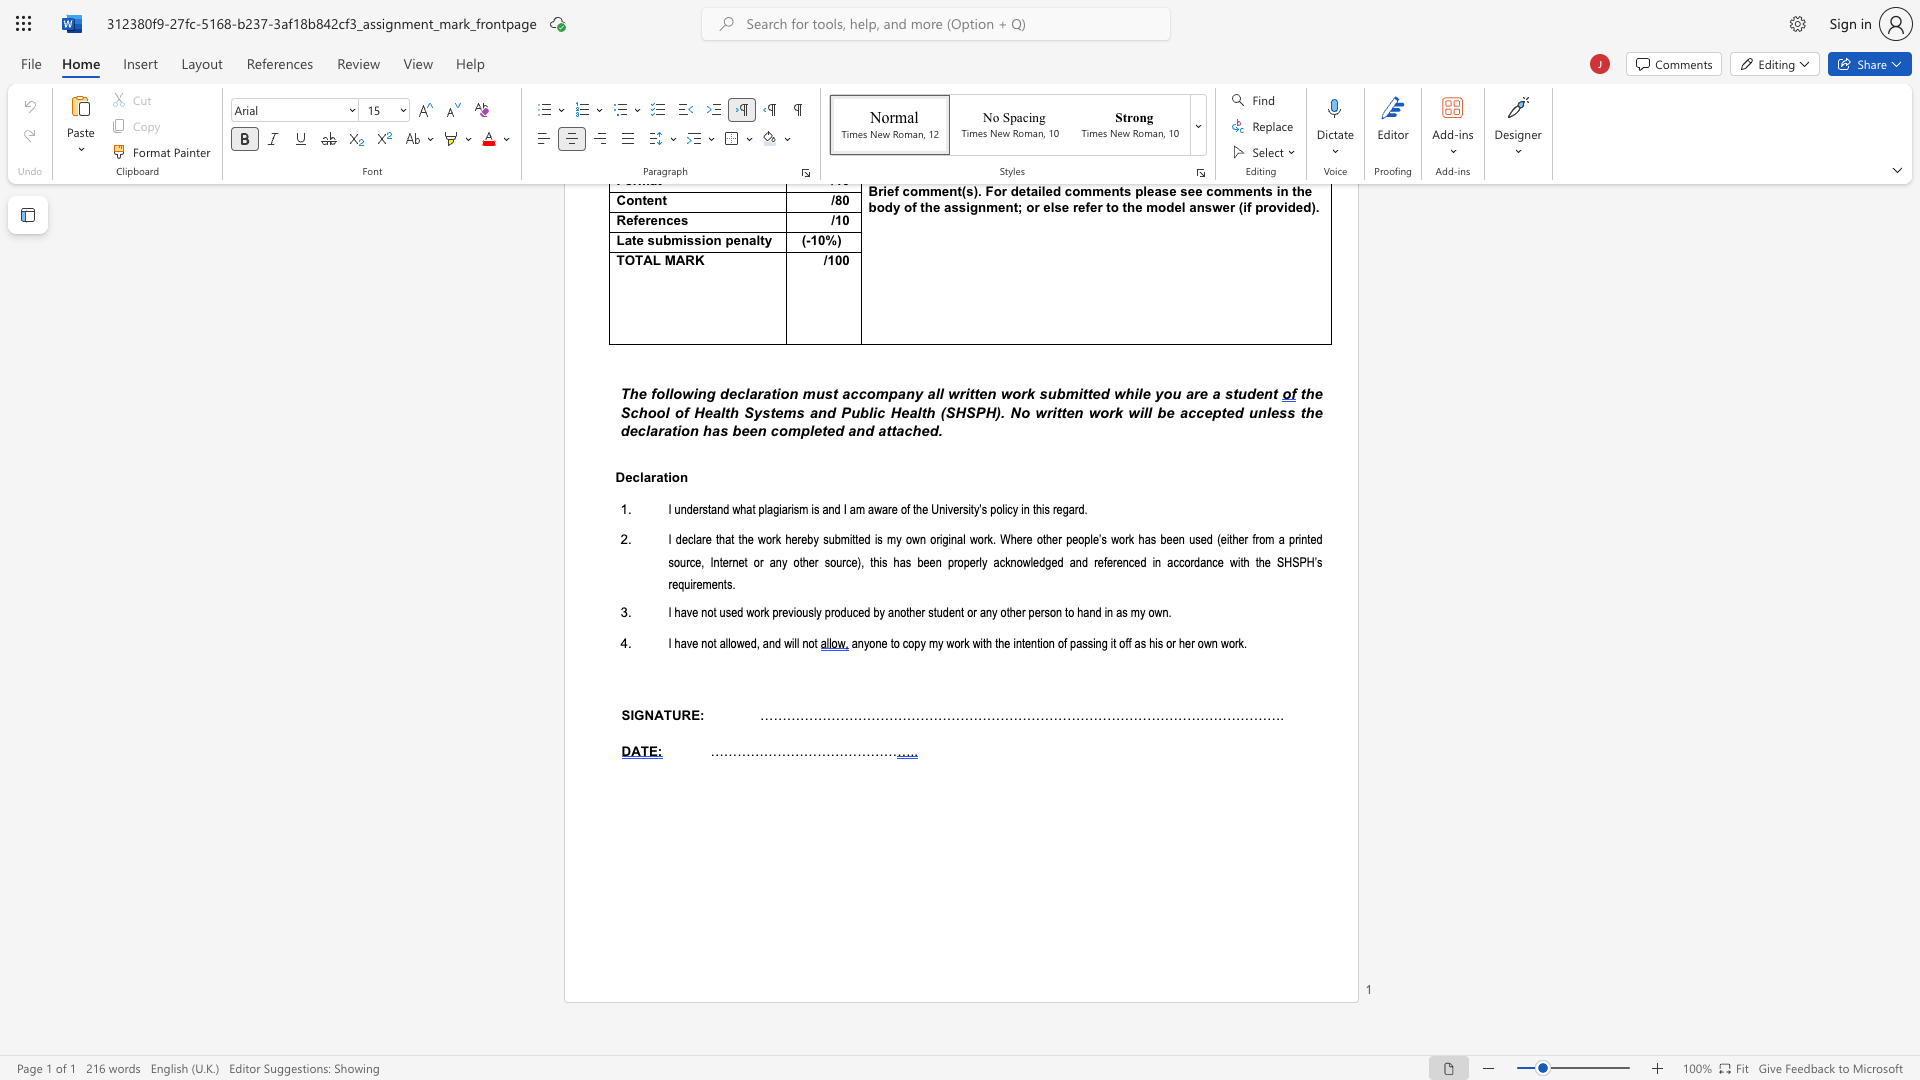 The image size is (1920, 1080). Describe the element at coordinates (843, 751) in the screenshot. I see `the subset text "………" within the text "……………………………………"` at that location.